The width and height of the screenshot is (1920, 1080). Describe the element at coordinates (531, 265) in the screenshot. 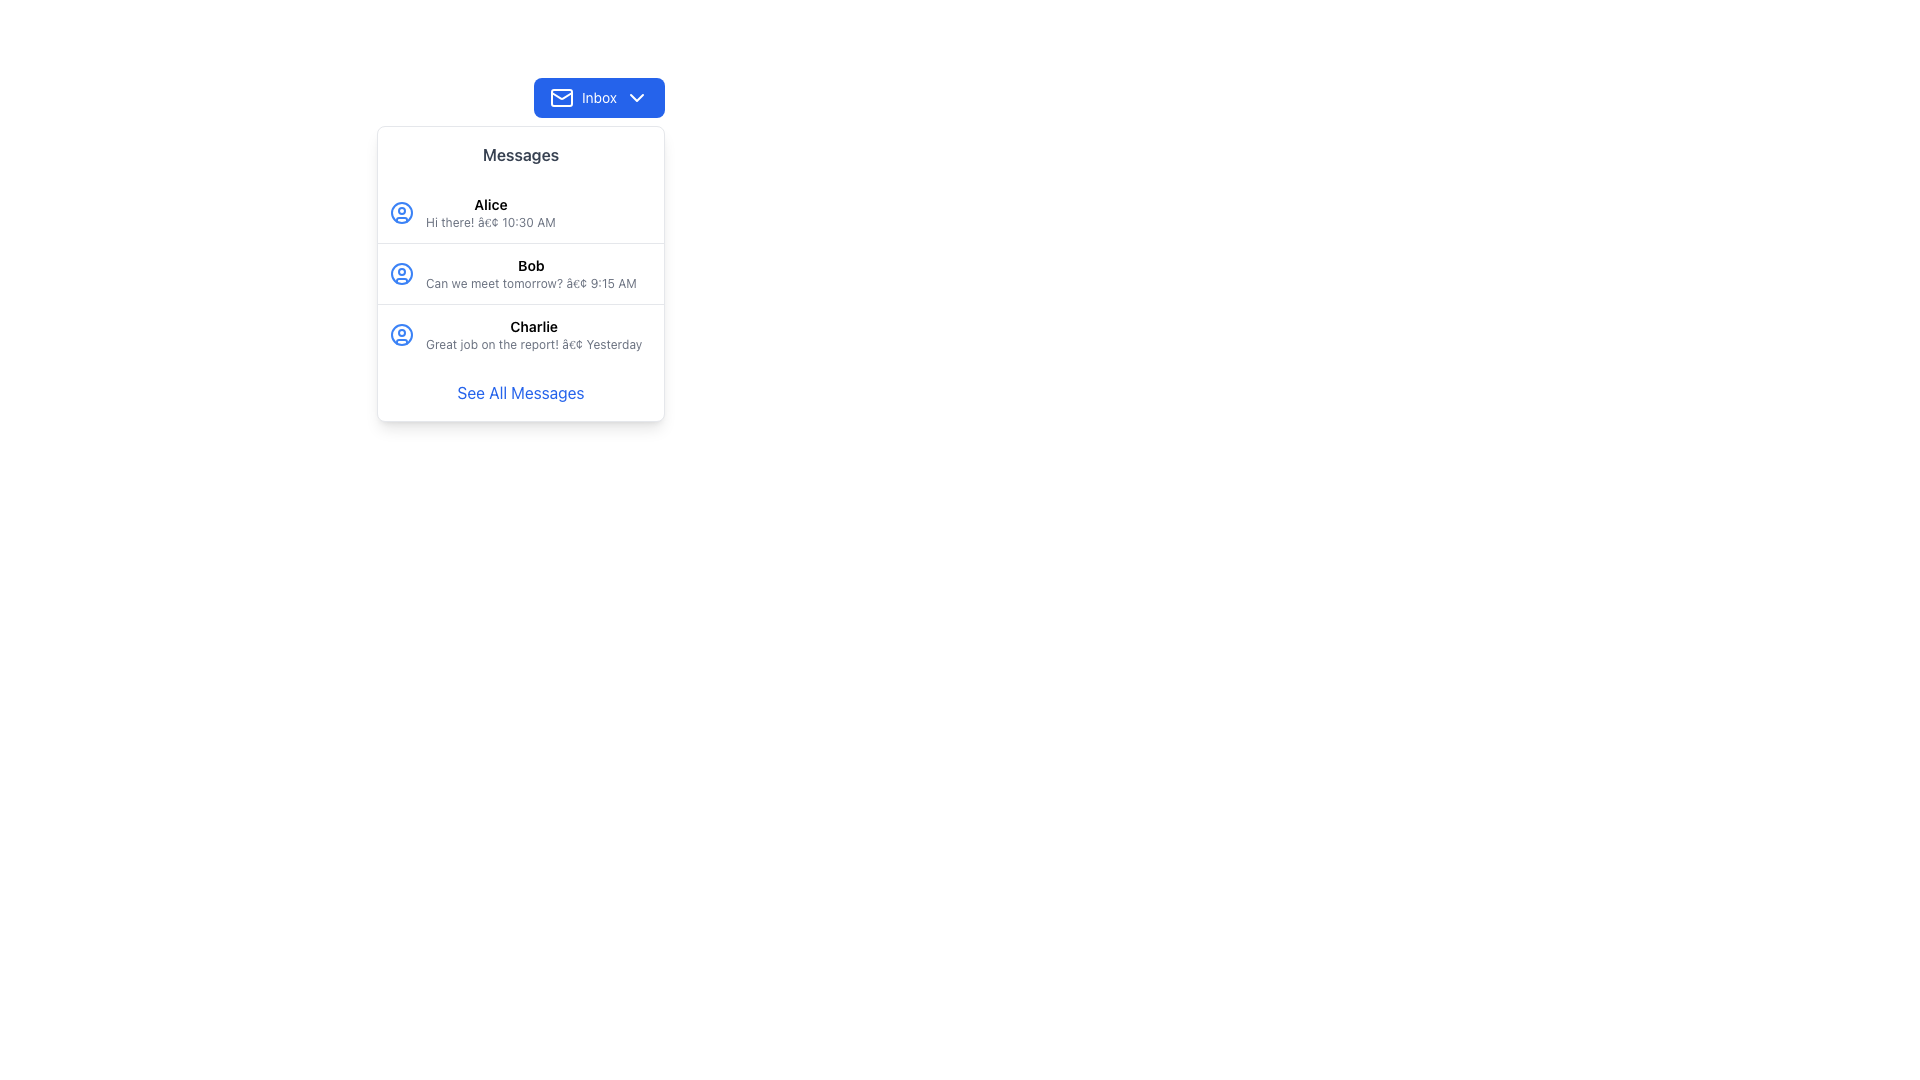

I see `the content of the text label displaying the sender's name in the message list, located between 'Alice' and 'Charlie'` at that location.